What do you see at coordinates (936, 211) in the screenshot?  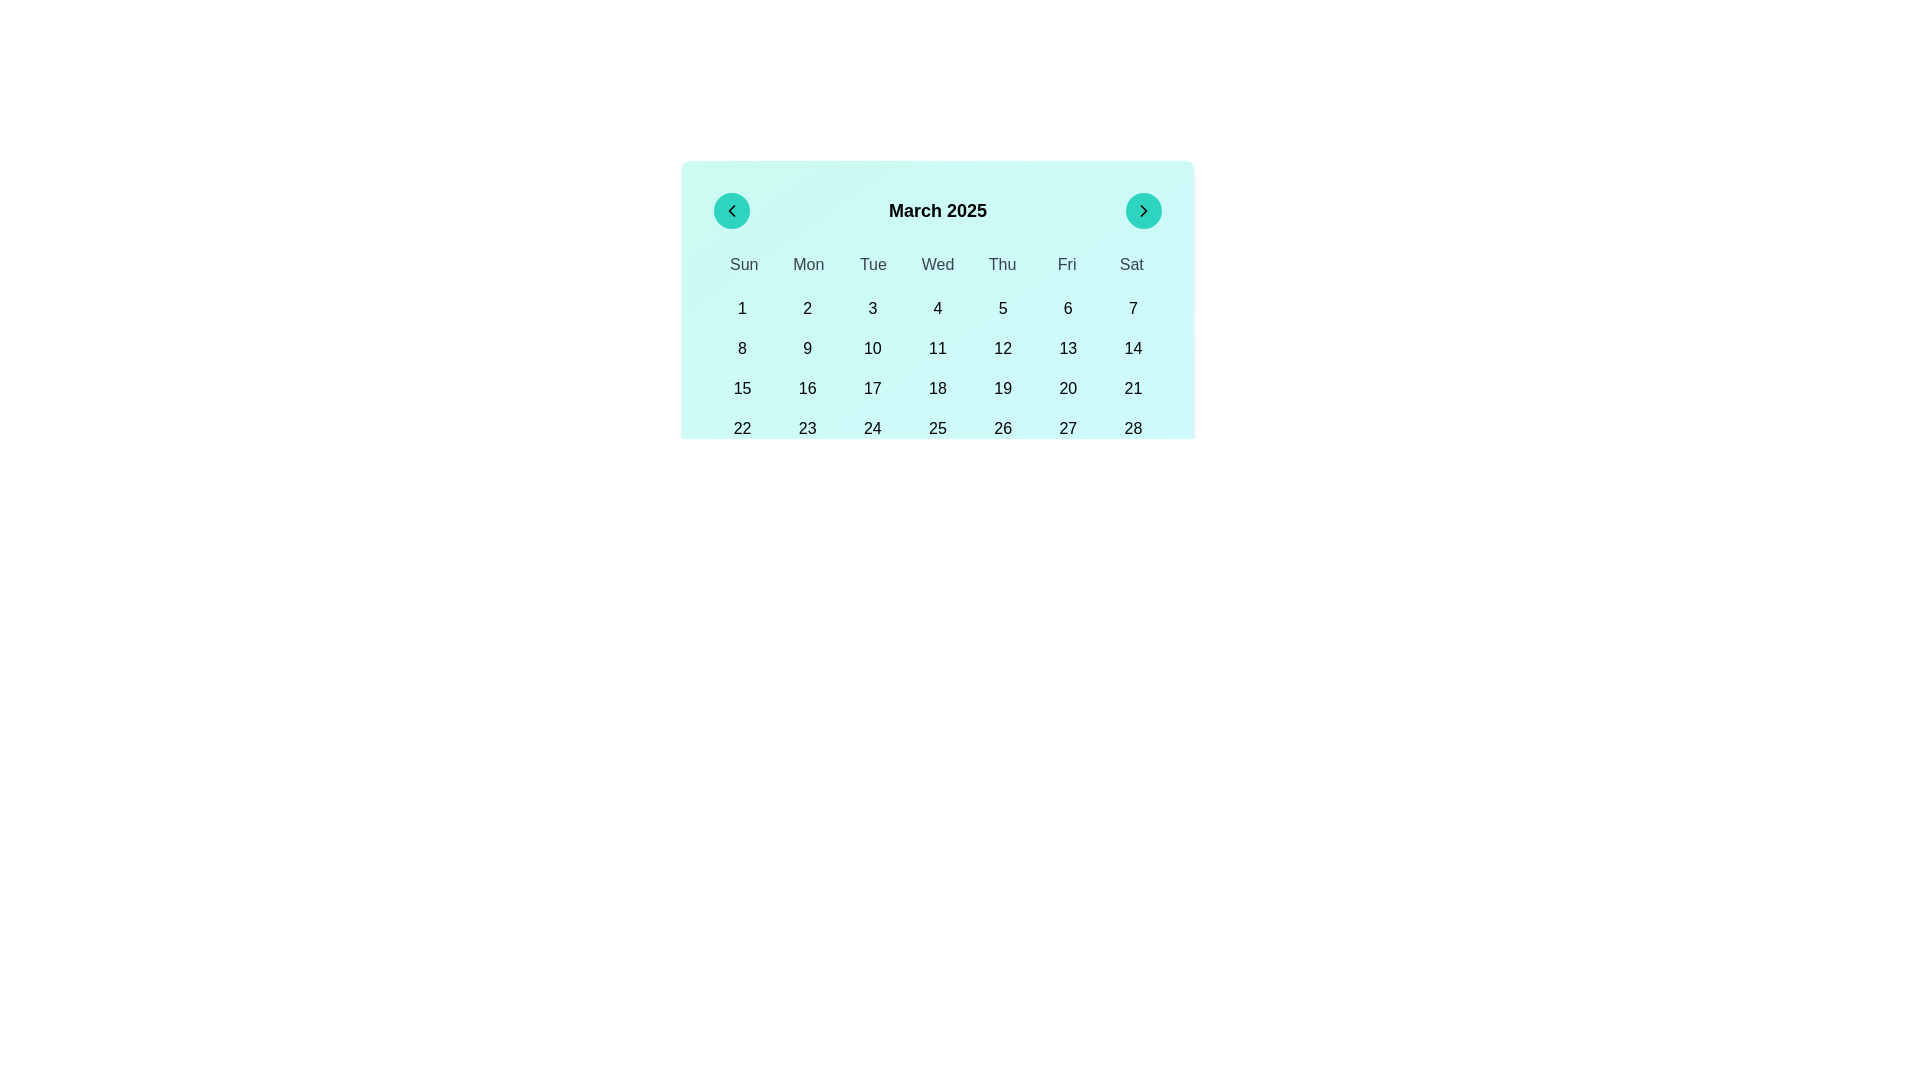 I see `the text label displaying the month and year in the header section of the calendar interface` at bounding box center [936, 211].